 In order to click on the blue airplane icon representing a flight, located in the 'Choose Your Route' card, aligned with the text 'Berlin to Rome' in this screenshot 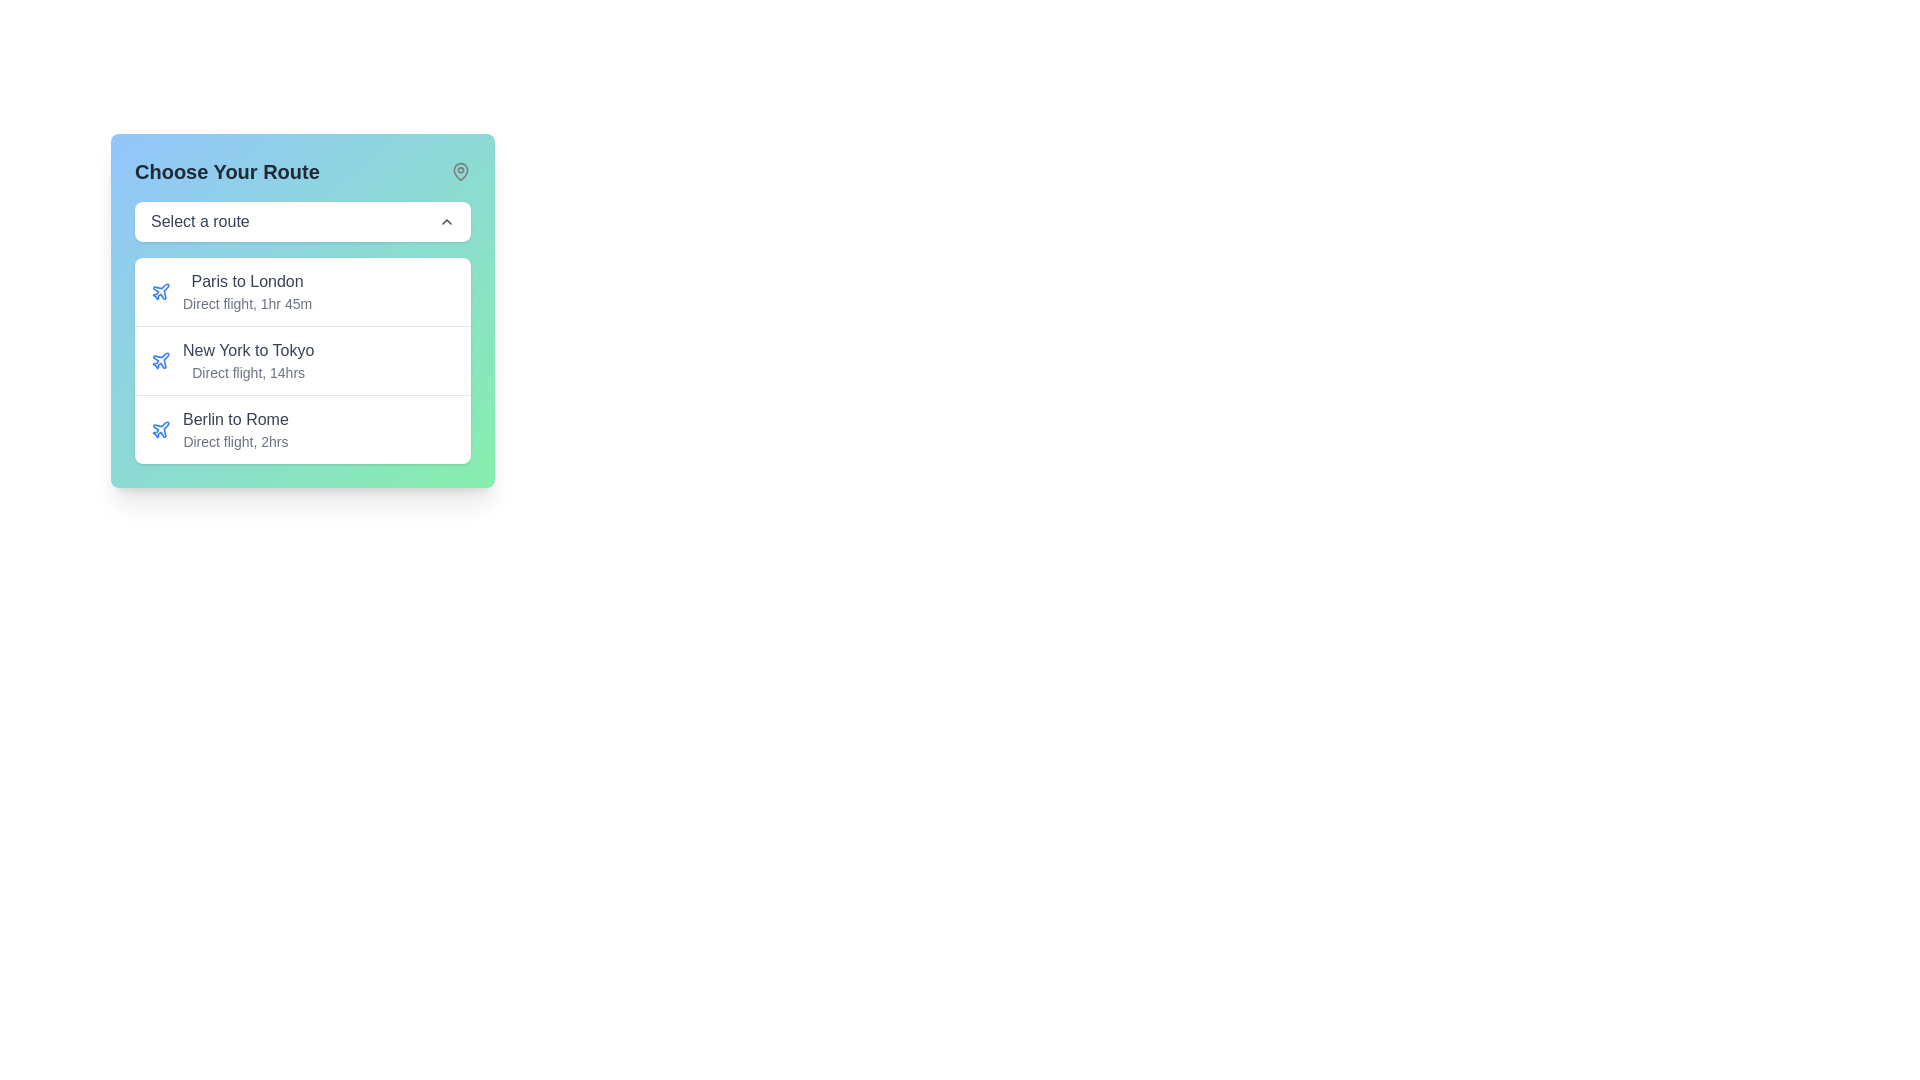, I will do `click(161, 428)`.